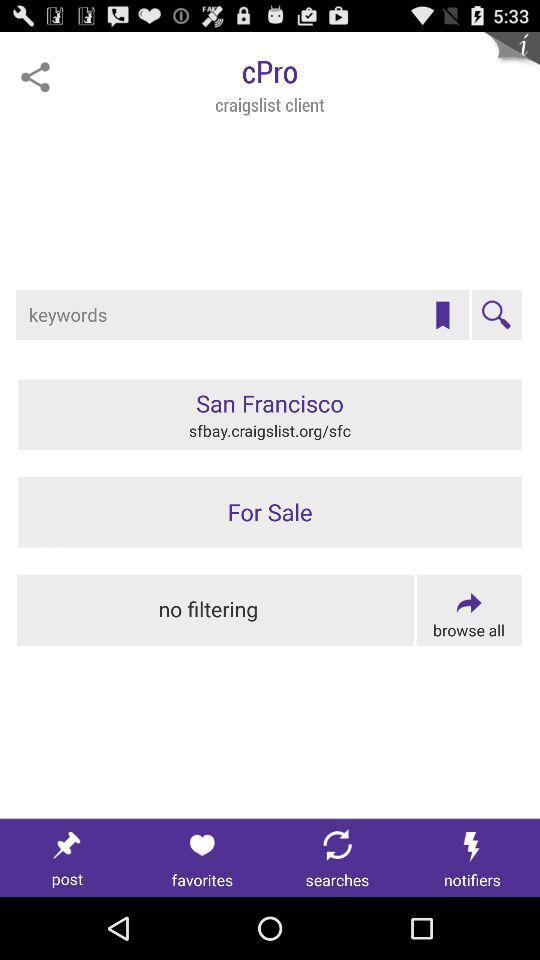 The height and width of the screenshot is (960, 540). I want to click on item at the top left corner, so click(35, 77).